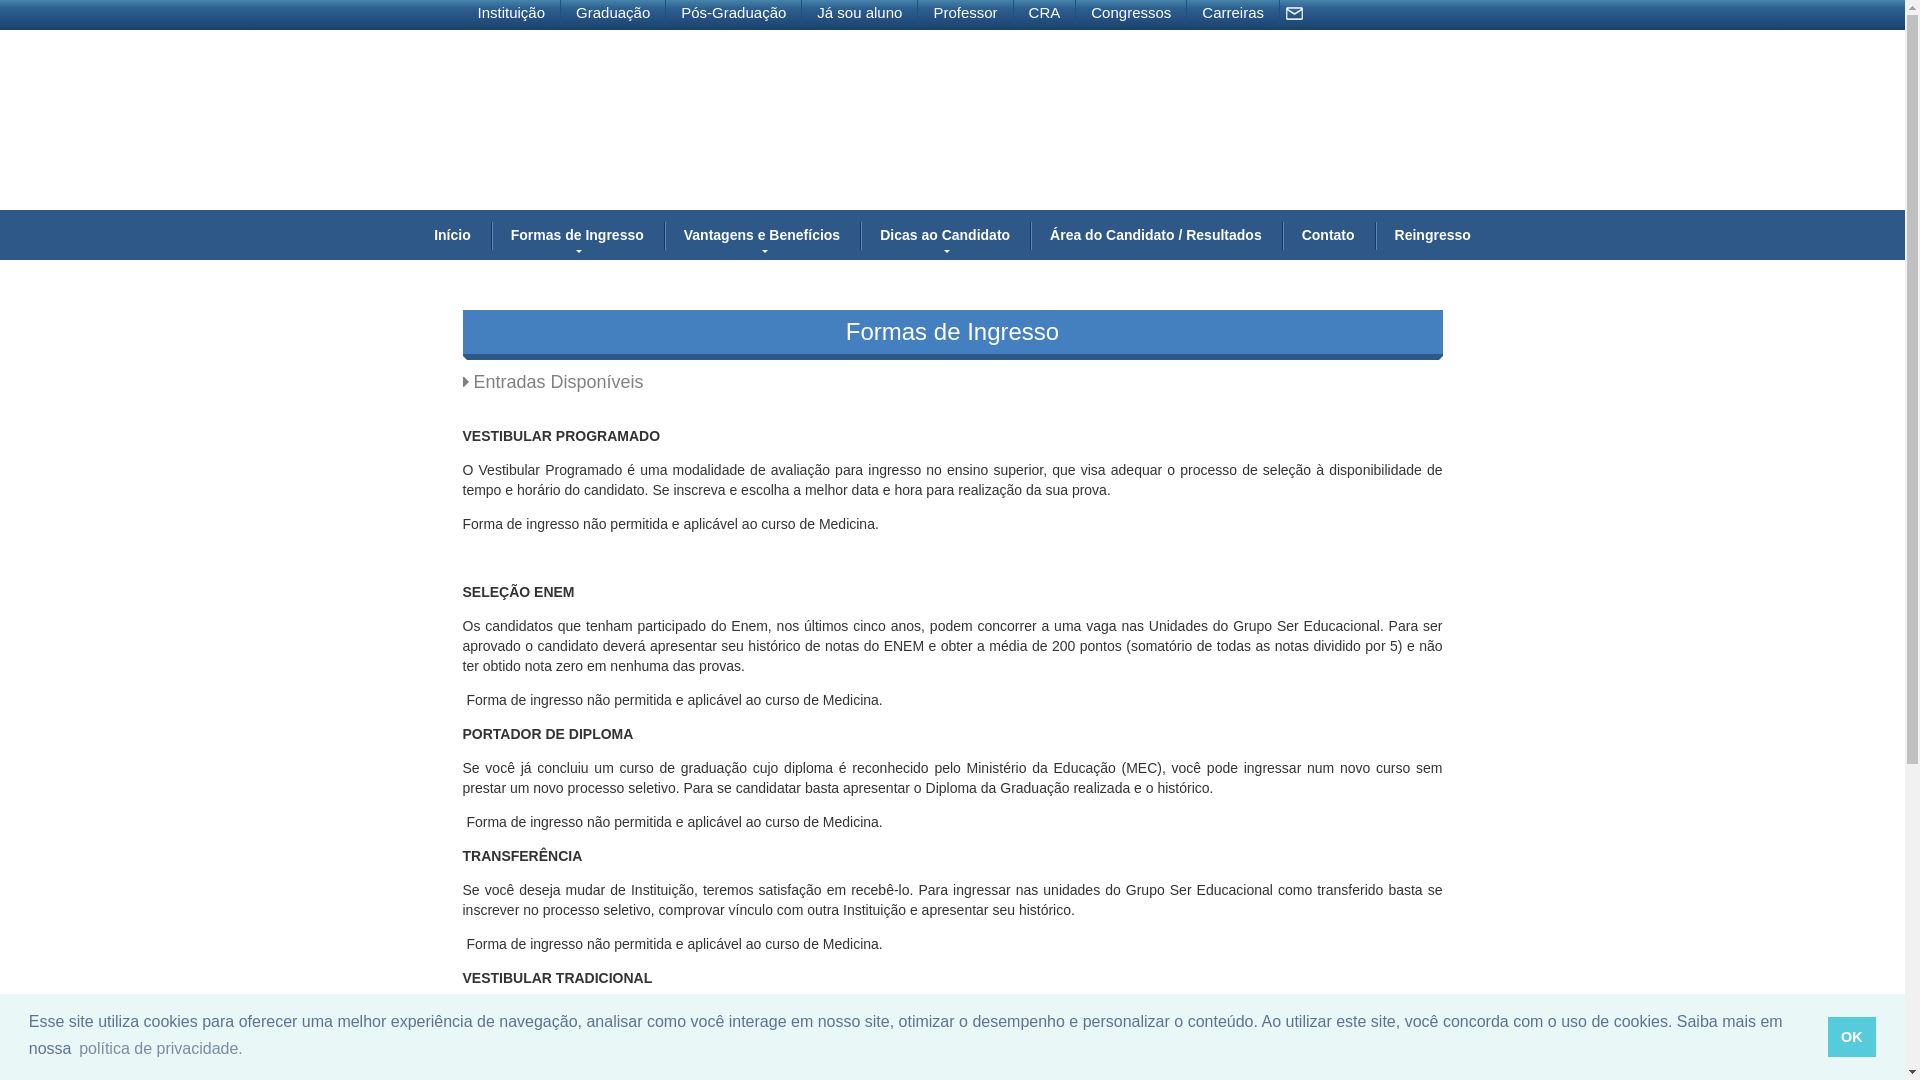 This screenshot has height=1080, width=1920. What do you see at coordinates (965, 12) in the screenshot?
I see `'Professor'` at bounding box center [965, 12].